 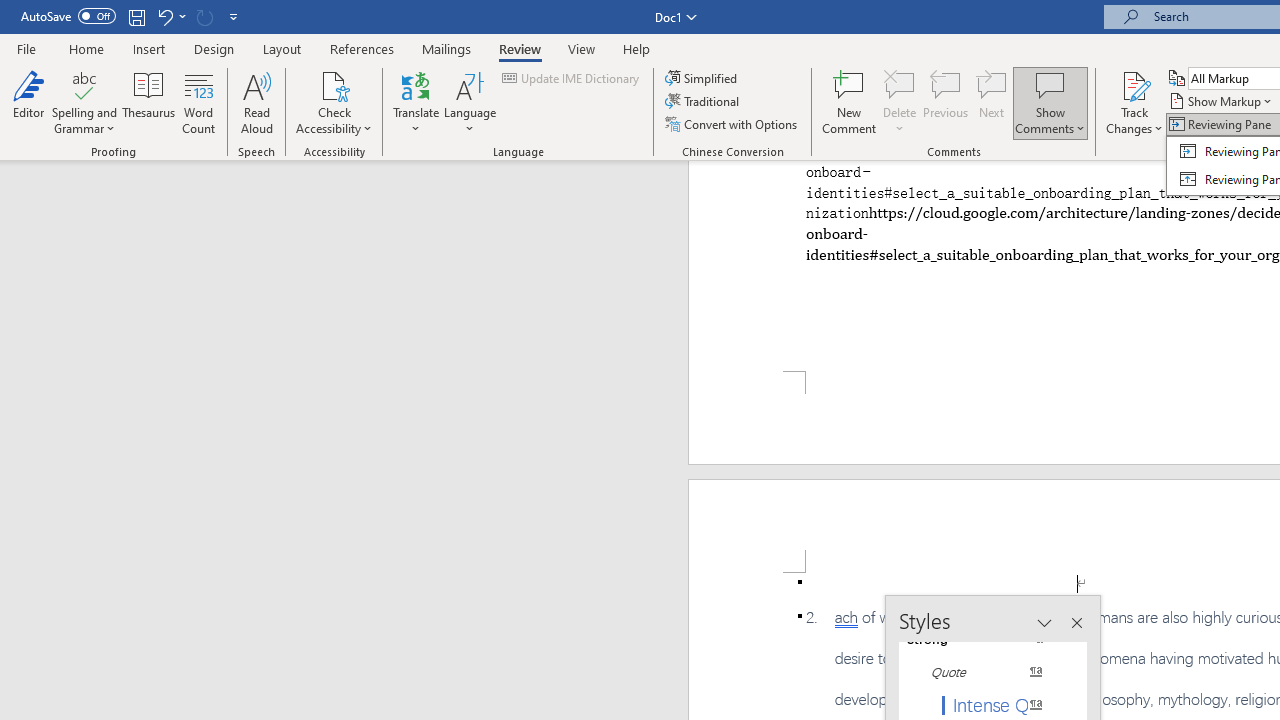 I want to click on 'Thesaurus...', so click(x=148, y=103).